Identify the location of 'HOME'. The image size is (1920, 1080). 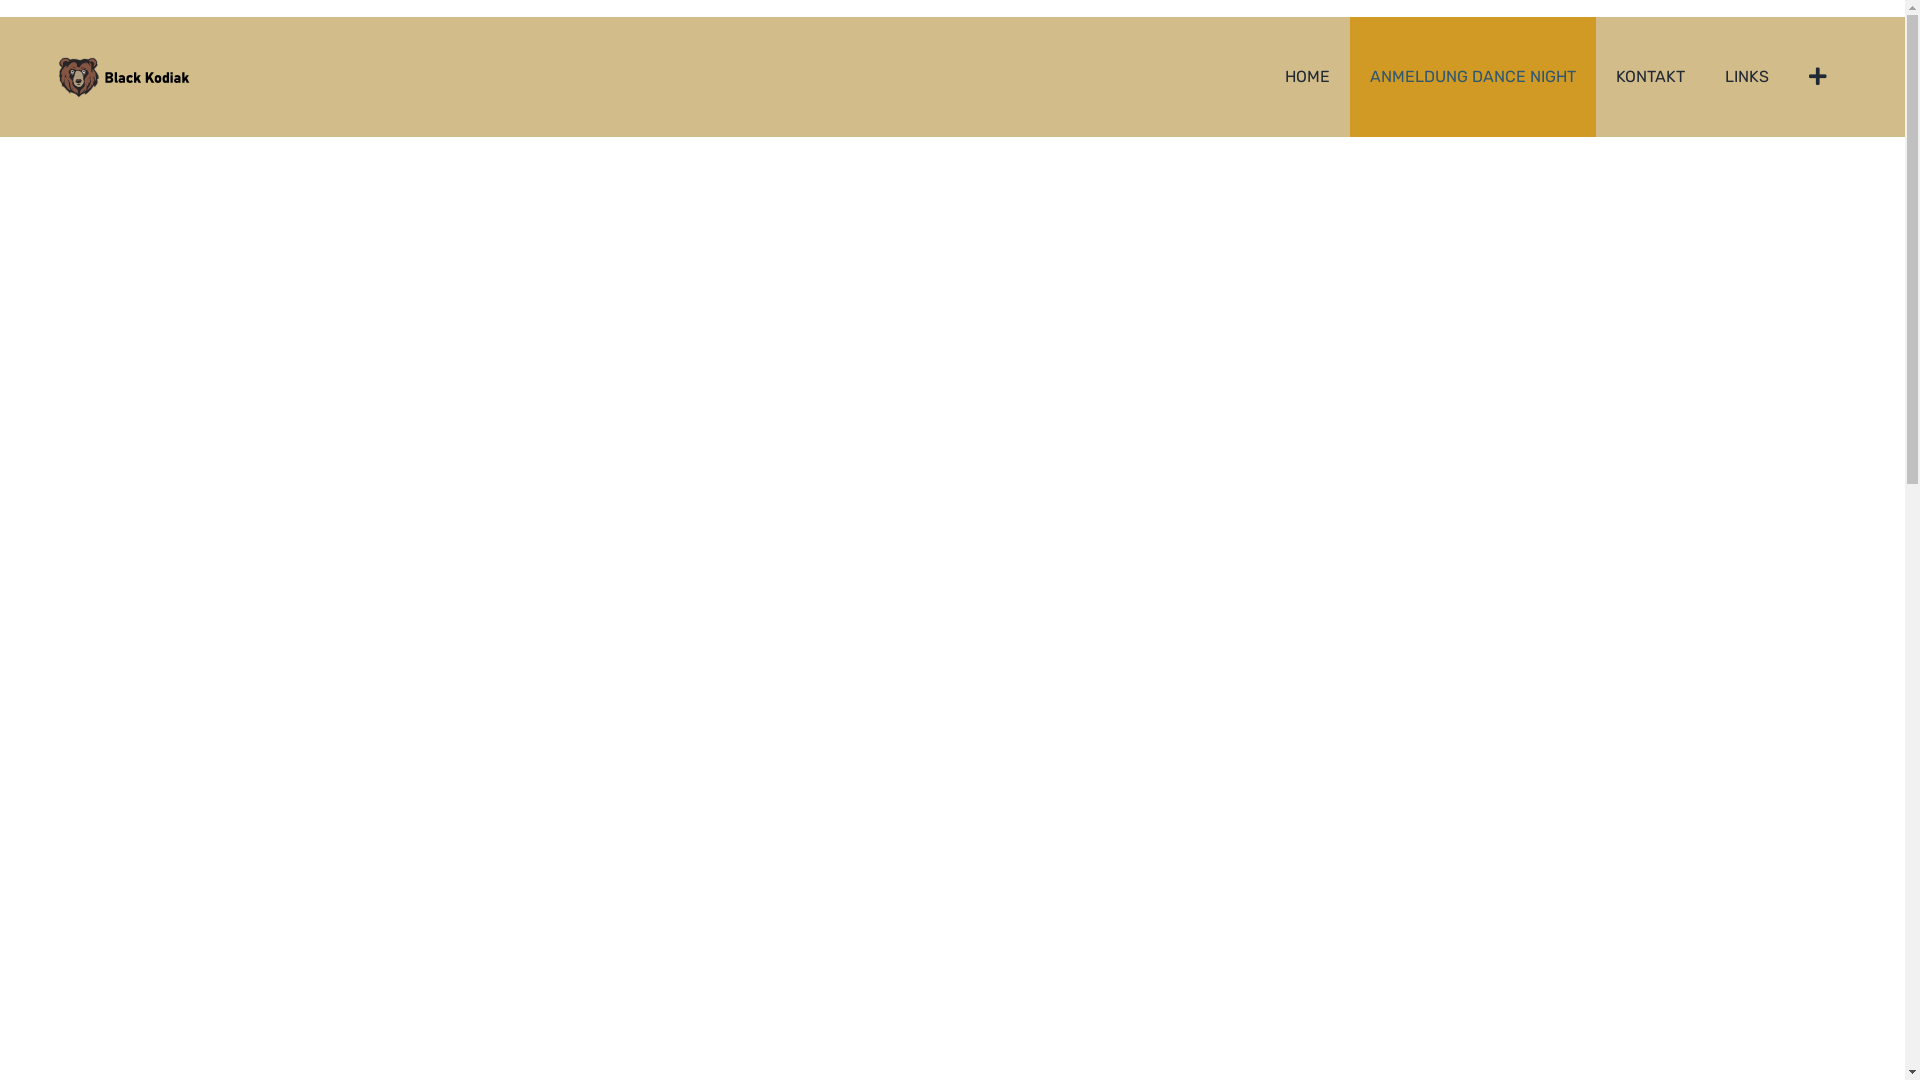
(1307, 76).